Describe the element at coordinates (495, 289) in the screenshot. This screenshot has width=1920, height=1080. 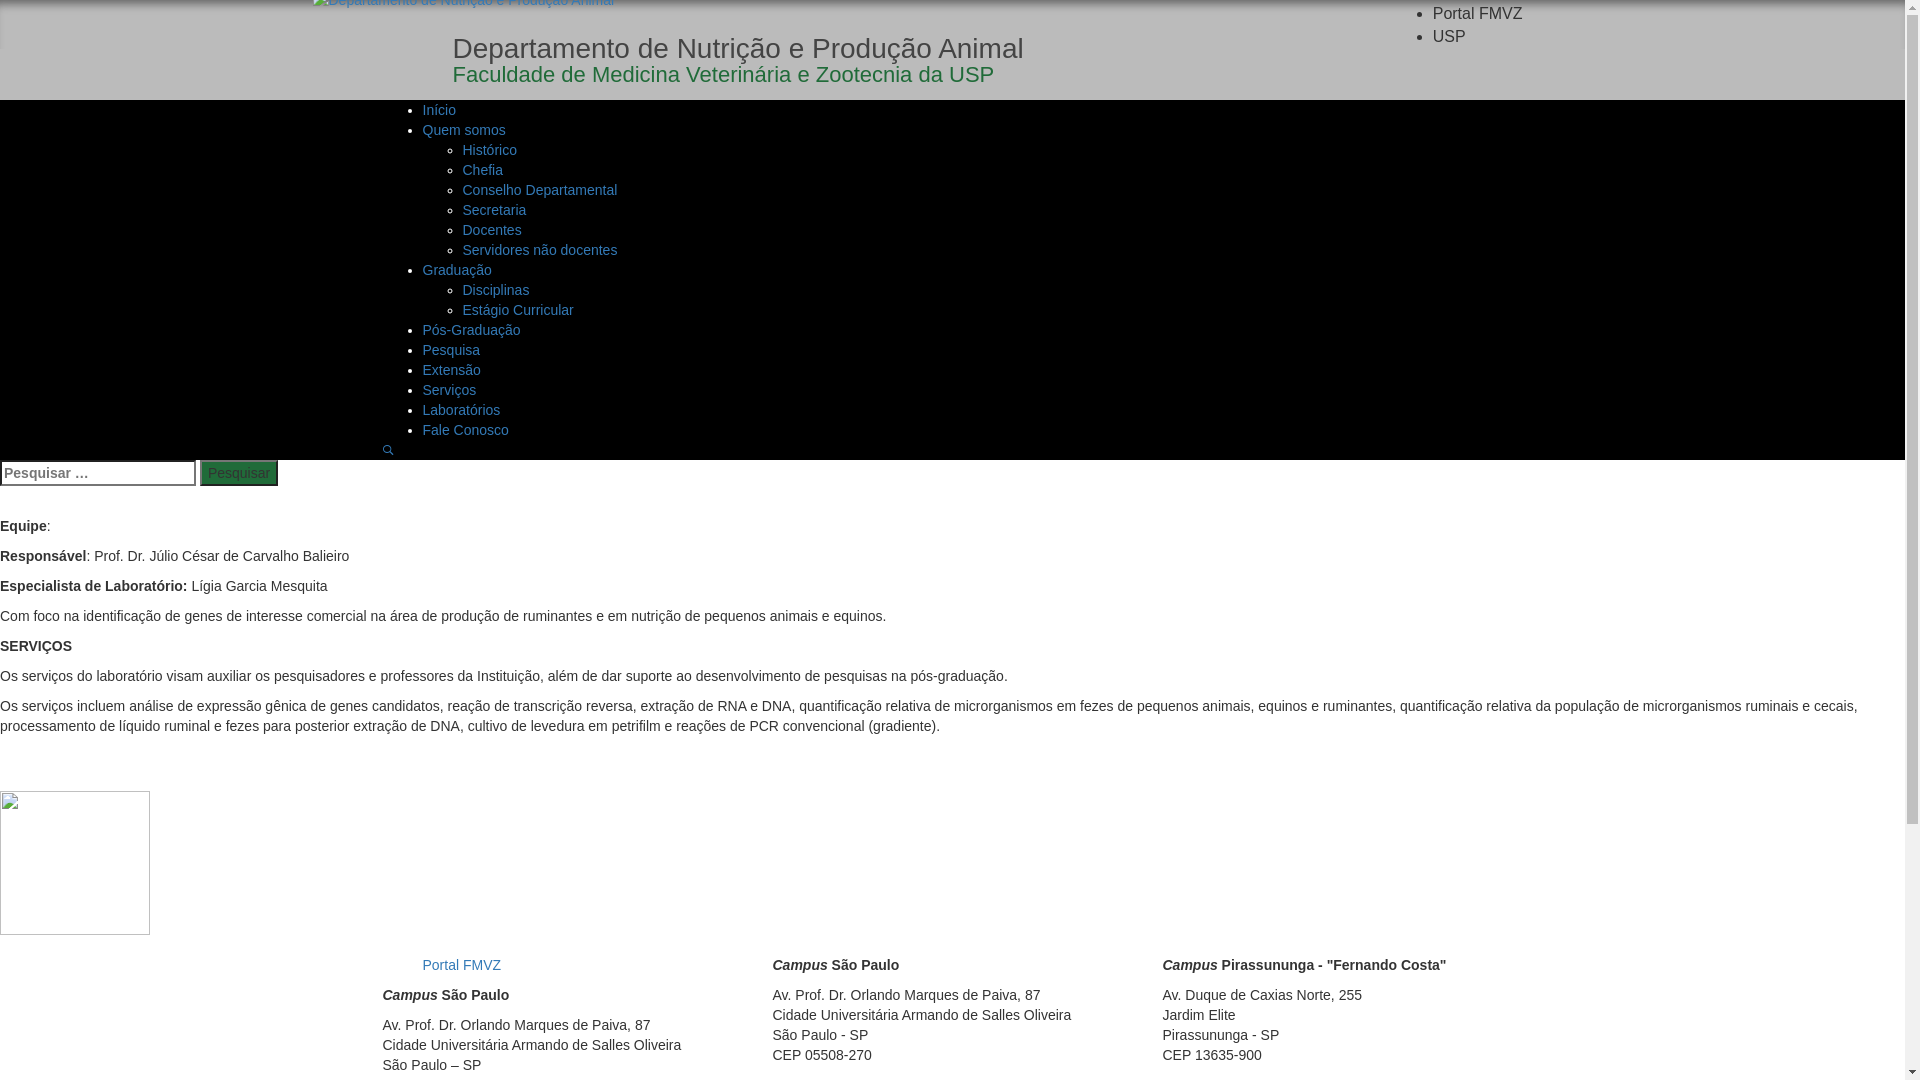
I see `'Disciplinas'` at that location.